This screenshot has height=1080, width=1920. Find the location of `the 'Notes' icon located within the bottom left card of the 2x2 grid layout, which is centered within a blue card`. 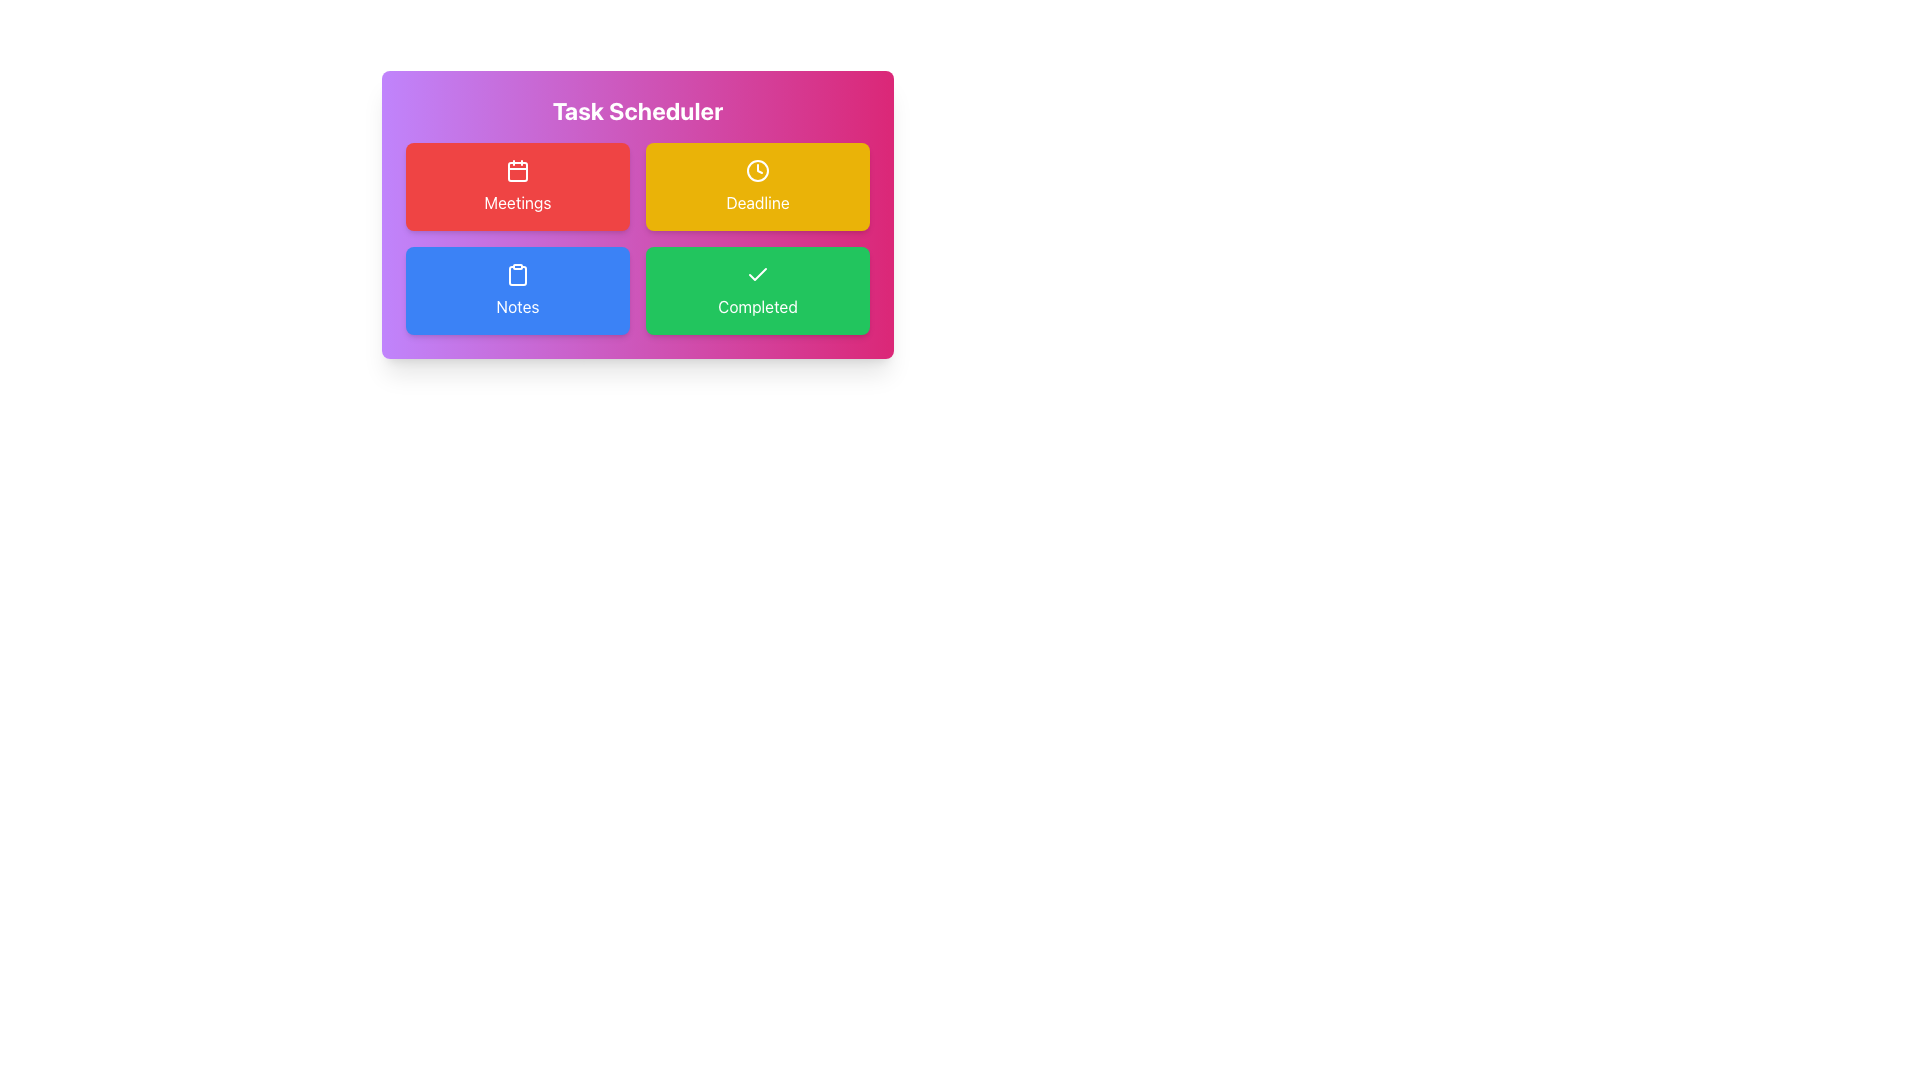

the 'Notes' icon located within the bottom left card of the 2x2 grid layout, which is centered within a blue card is located at coordinates (518, 276).